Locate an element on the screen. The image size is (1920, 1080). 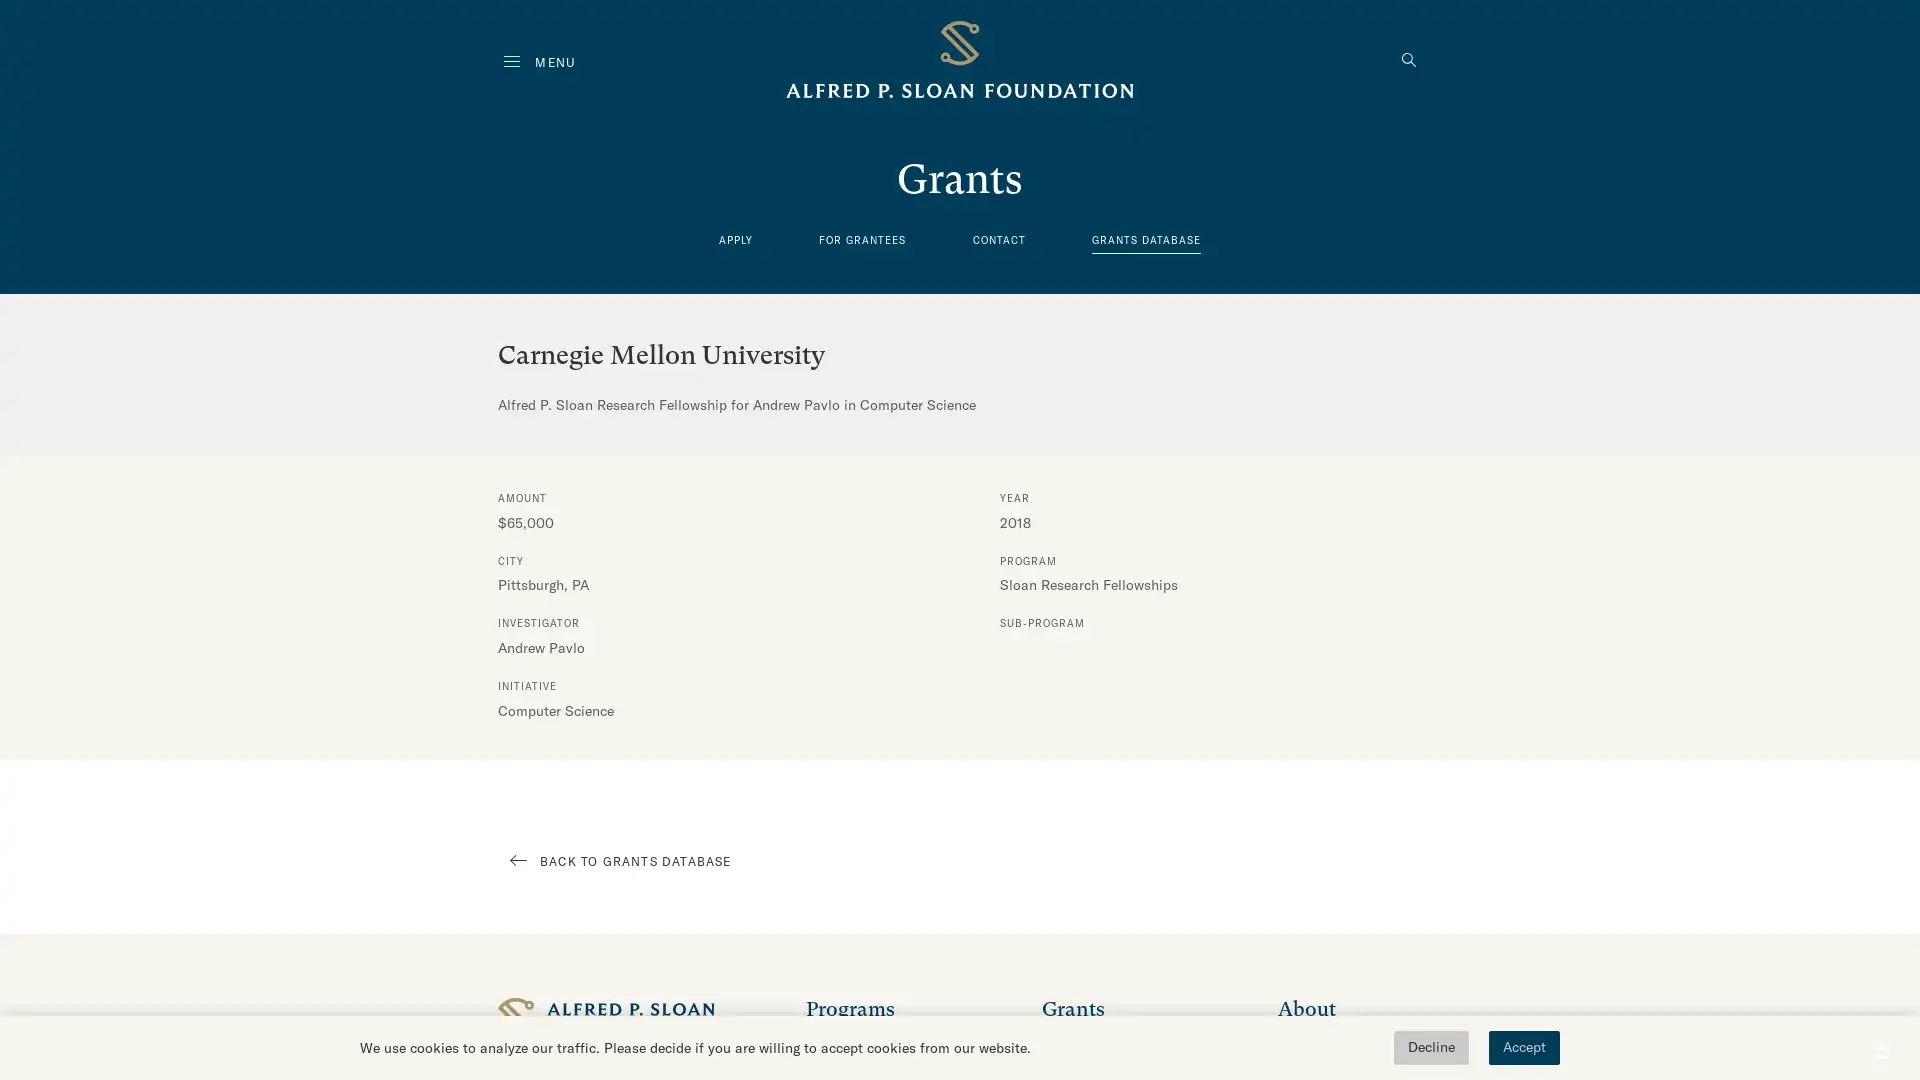
Click to search the website is located at coordinates (1408, 61).